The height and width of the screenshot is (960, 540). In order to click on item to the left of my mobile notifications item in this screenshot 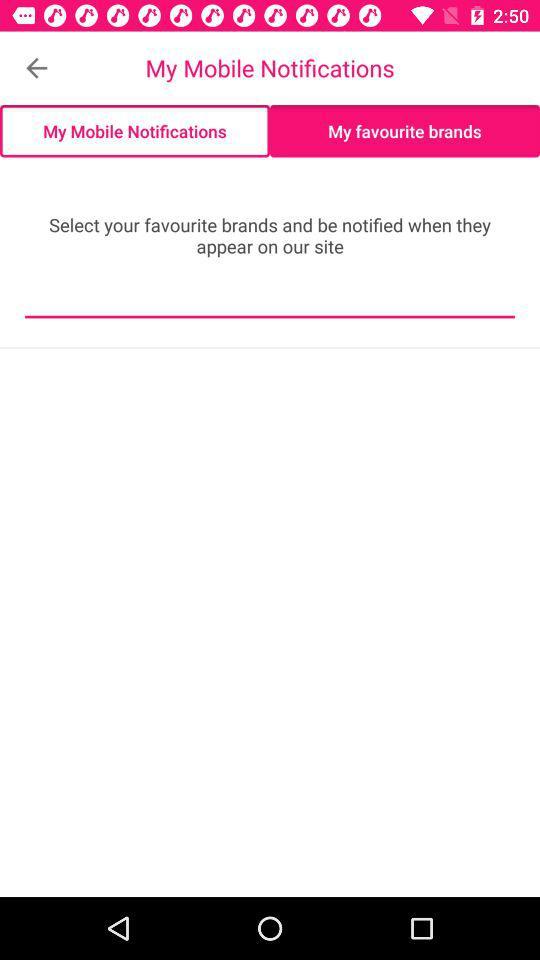, I will do `click(36, 68)`.